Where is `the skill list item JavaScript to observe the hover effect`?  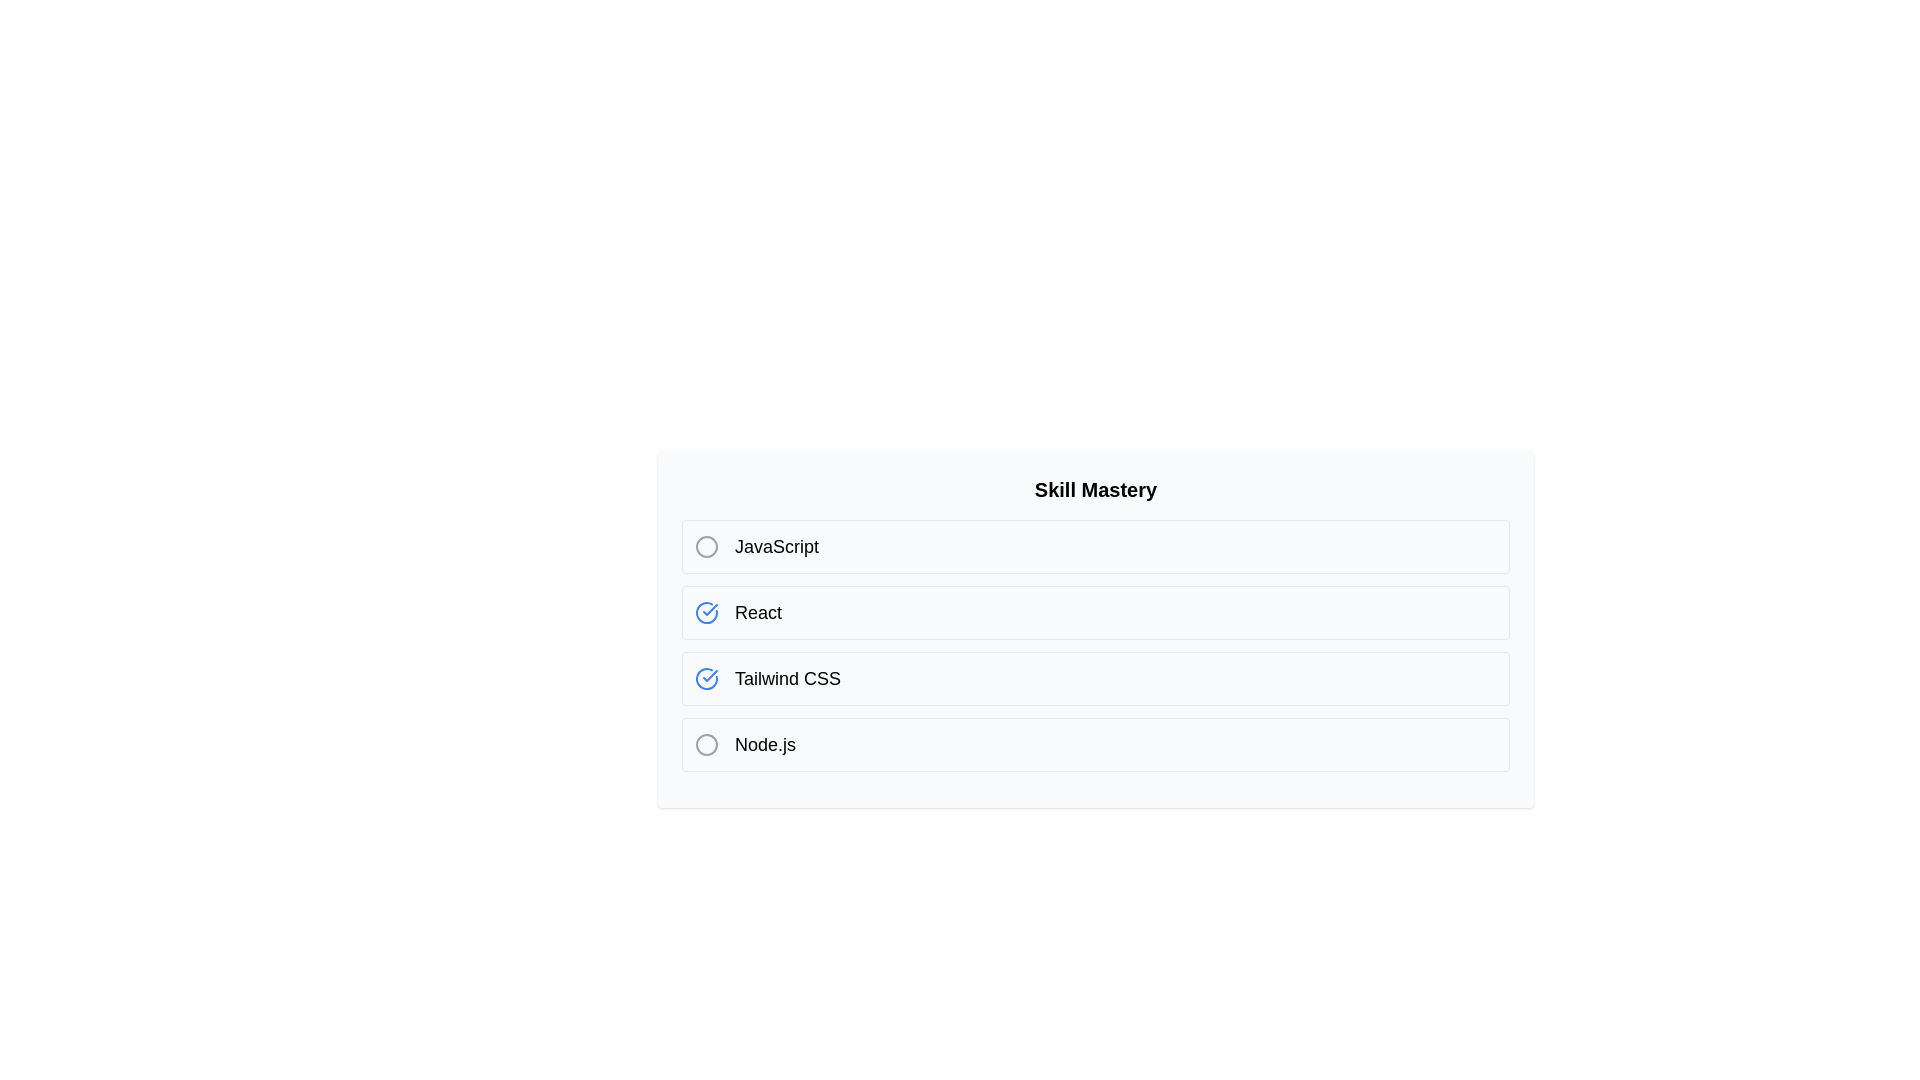 the skill list item JavaScript to observe the hover effect is located at coordinates (1094, 547).